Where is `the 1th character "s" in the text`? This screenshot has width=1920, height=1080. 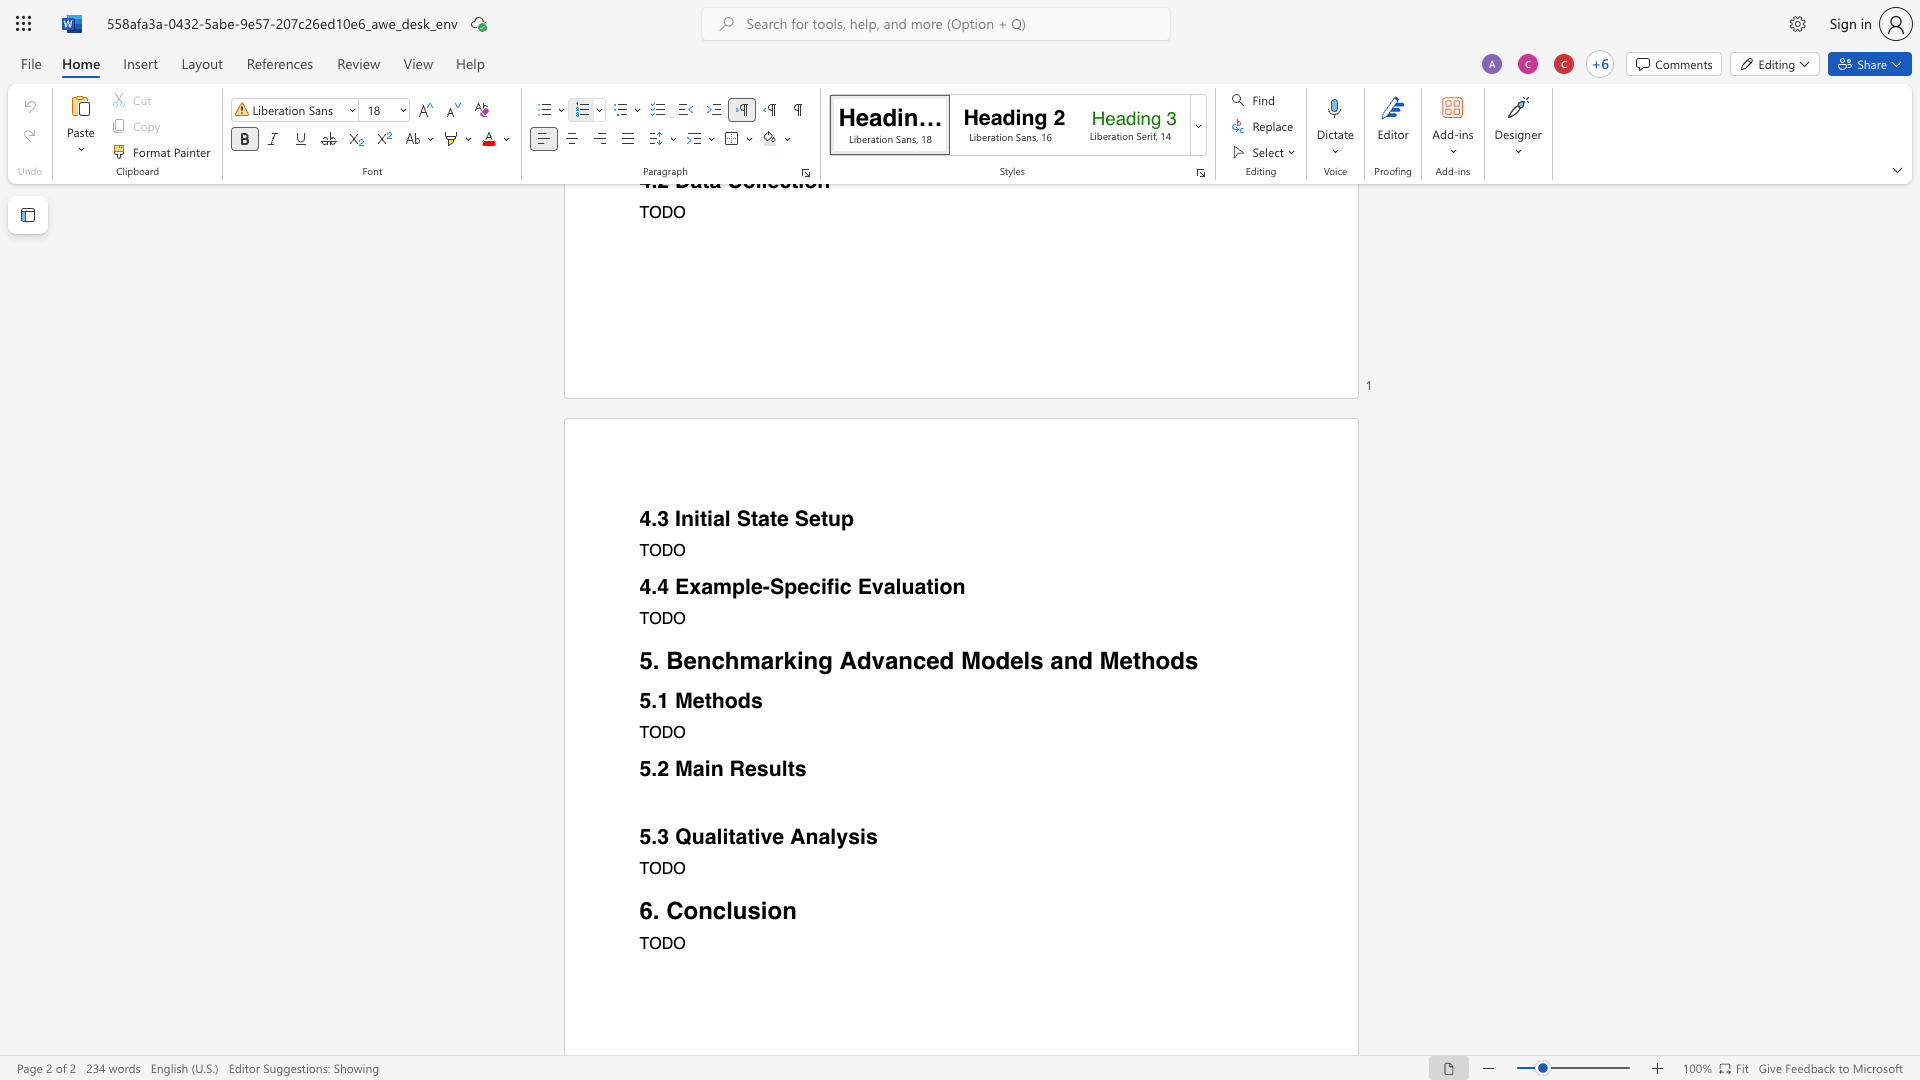
the 1th character "s" in the text is located at coordinates (755, 700).